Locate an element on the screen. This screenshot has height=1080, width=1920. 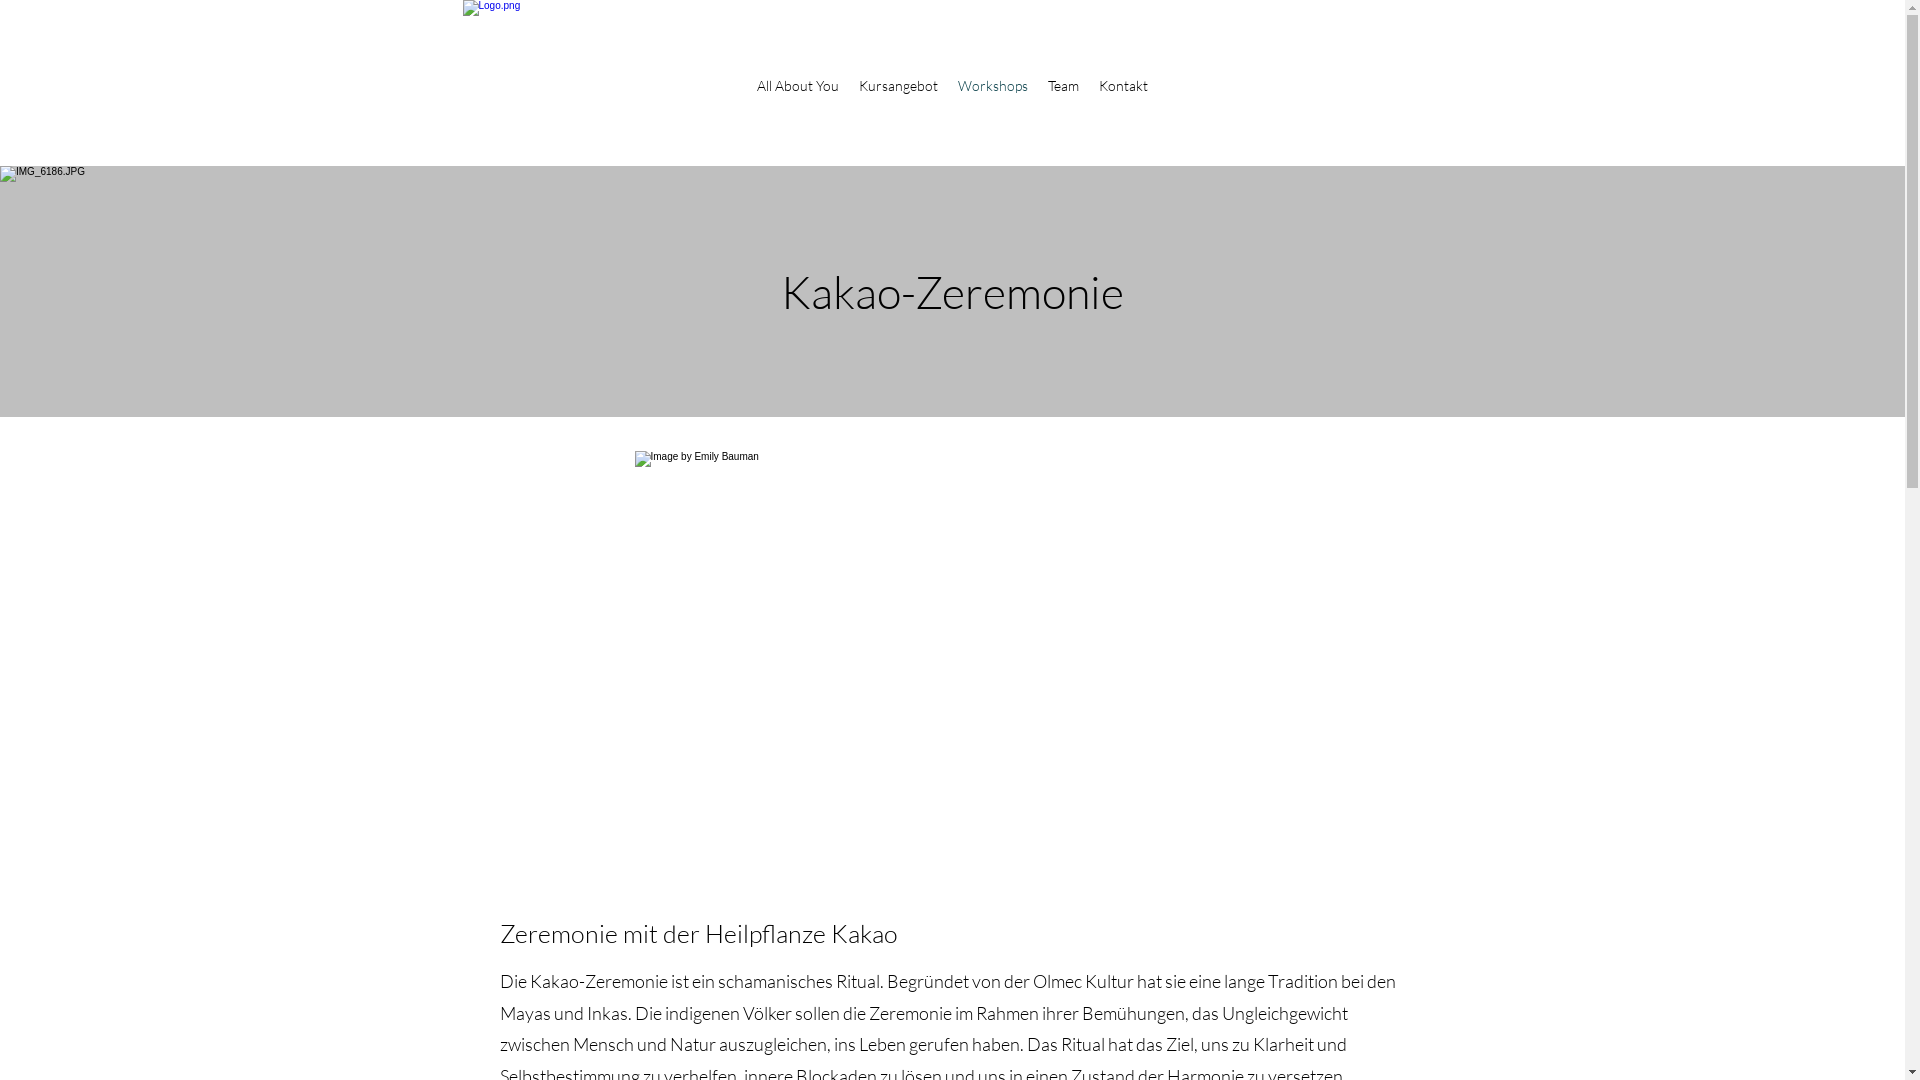
'Kursangebot' is located at coordinates (849, 84).